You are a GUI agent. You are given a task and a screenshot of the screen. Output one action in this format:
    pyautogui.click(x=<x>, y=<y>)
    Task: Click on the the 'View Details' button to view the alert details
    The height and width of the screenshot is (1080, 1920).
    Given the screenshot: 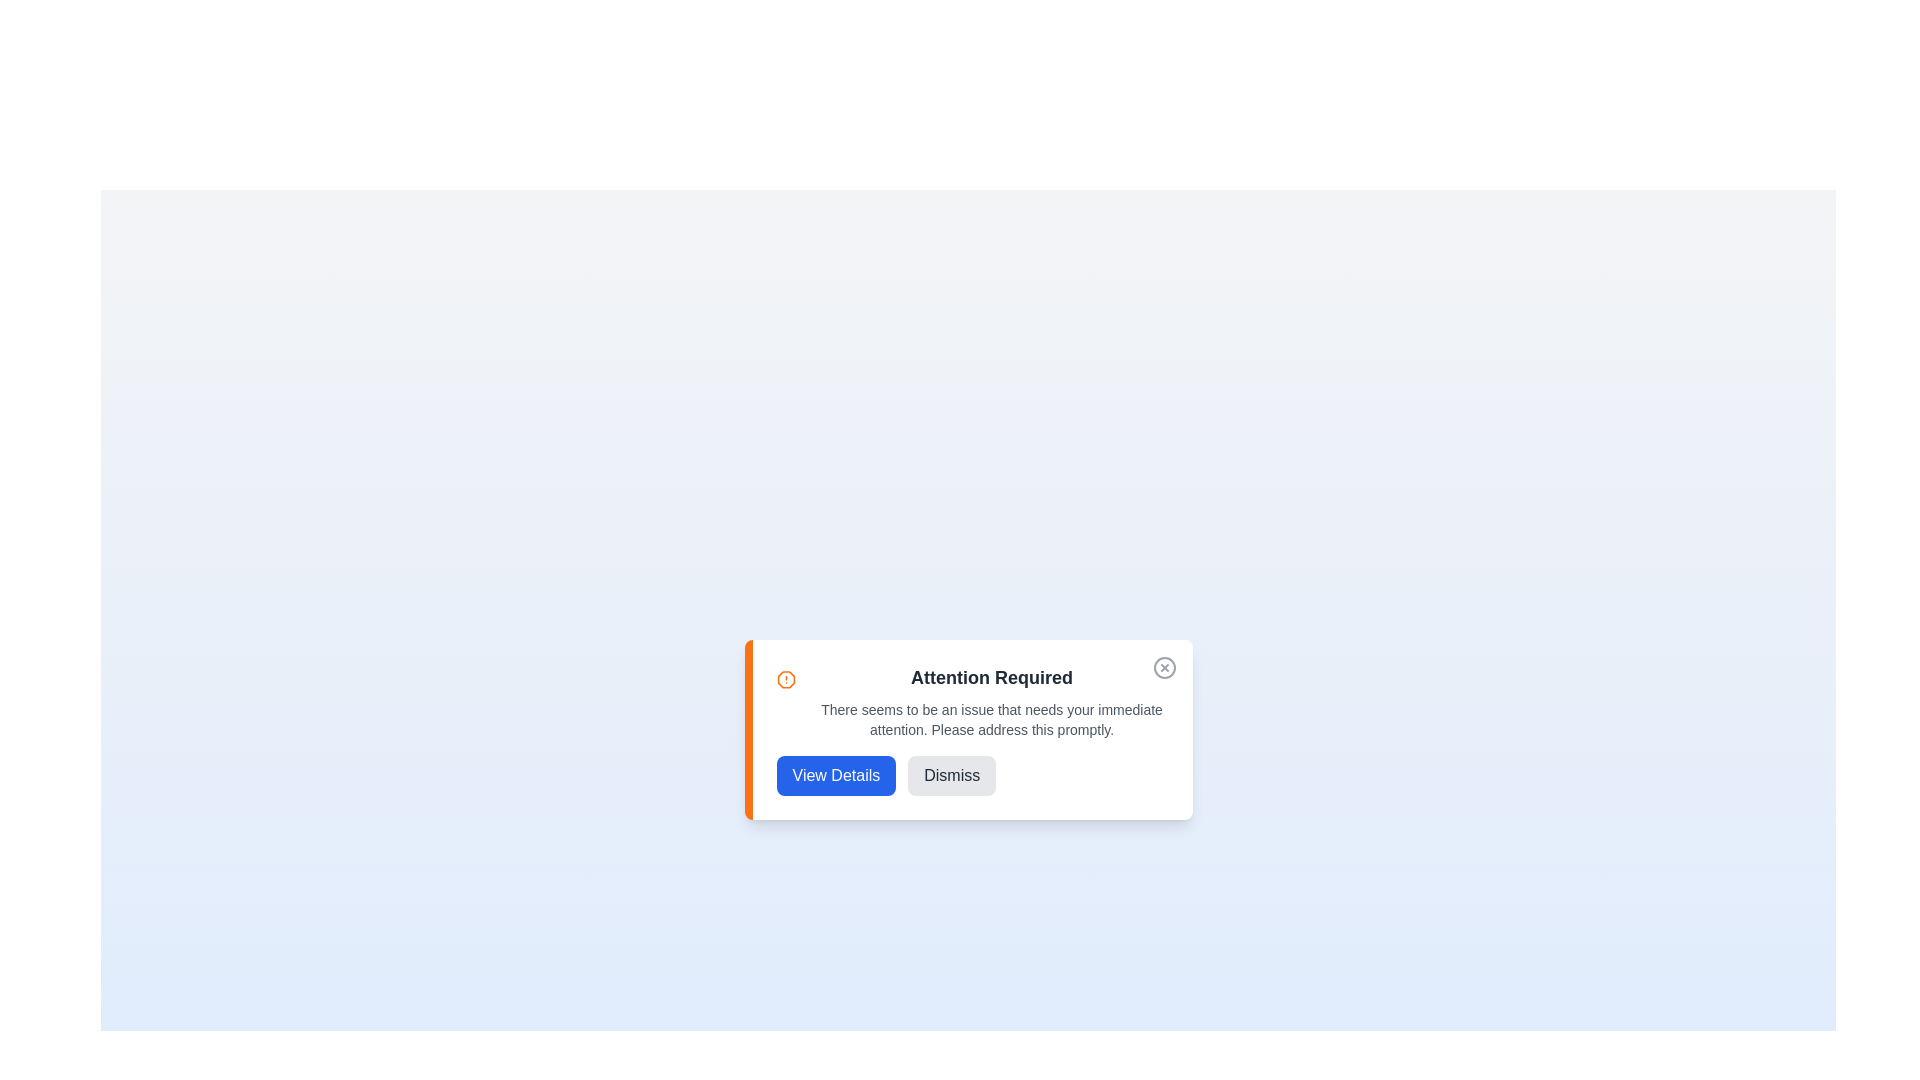 What is the action you would take?
    pyautogui.click(x=835, y=774)
    